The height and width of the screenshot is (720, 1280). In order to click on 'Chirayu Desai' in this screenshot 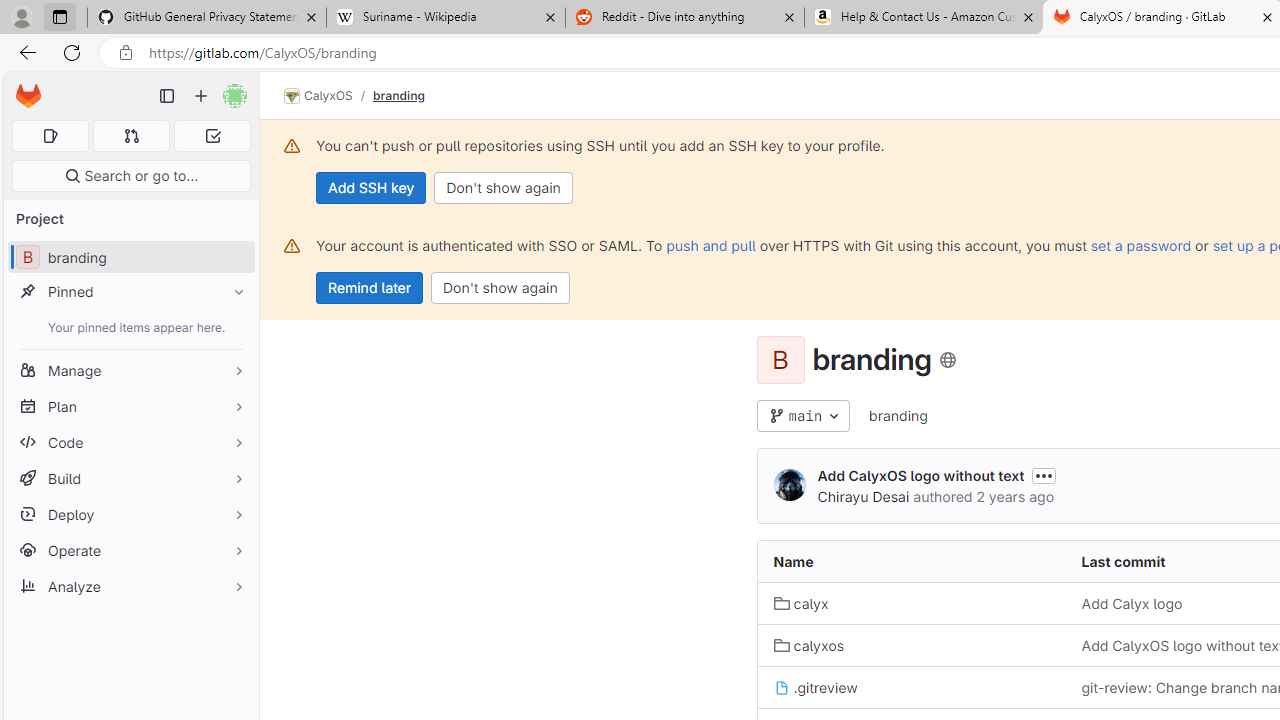, I will do `click(788, 484)`.